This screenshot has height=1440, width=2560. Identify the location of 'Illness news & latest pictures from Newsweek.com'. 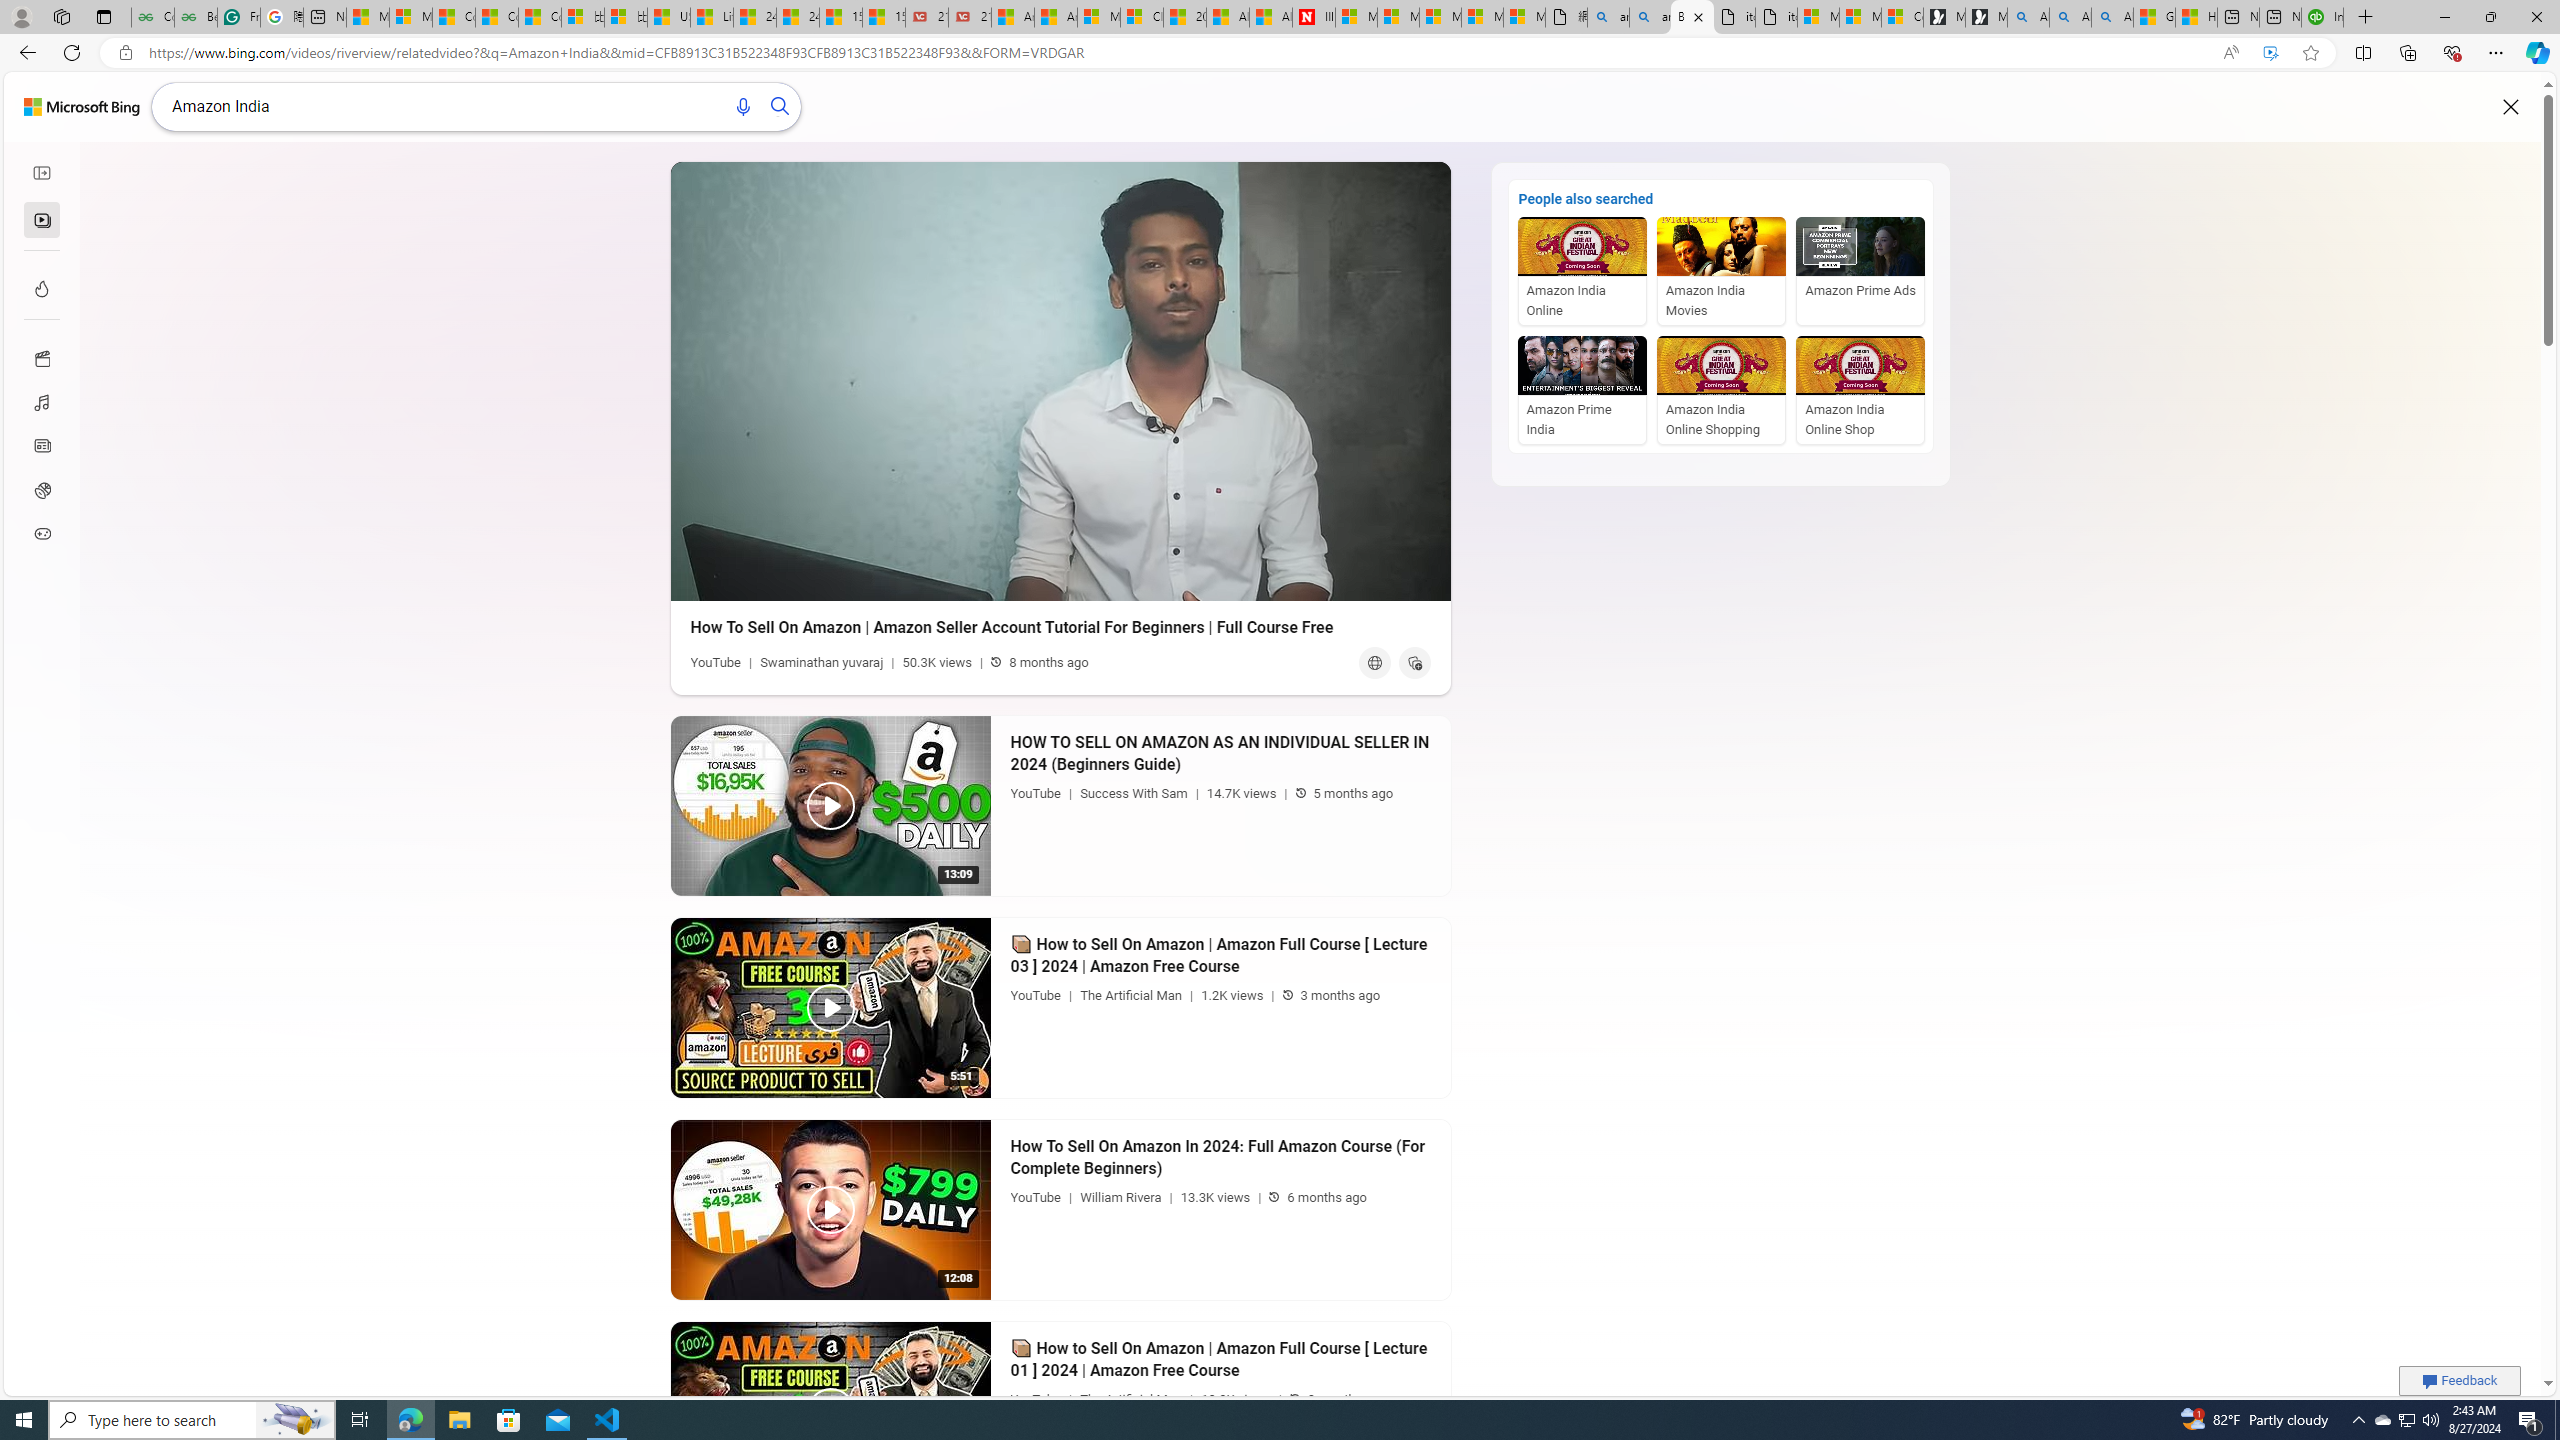
(1313, 16).